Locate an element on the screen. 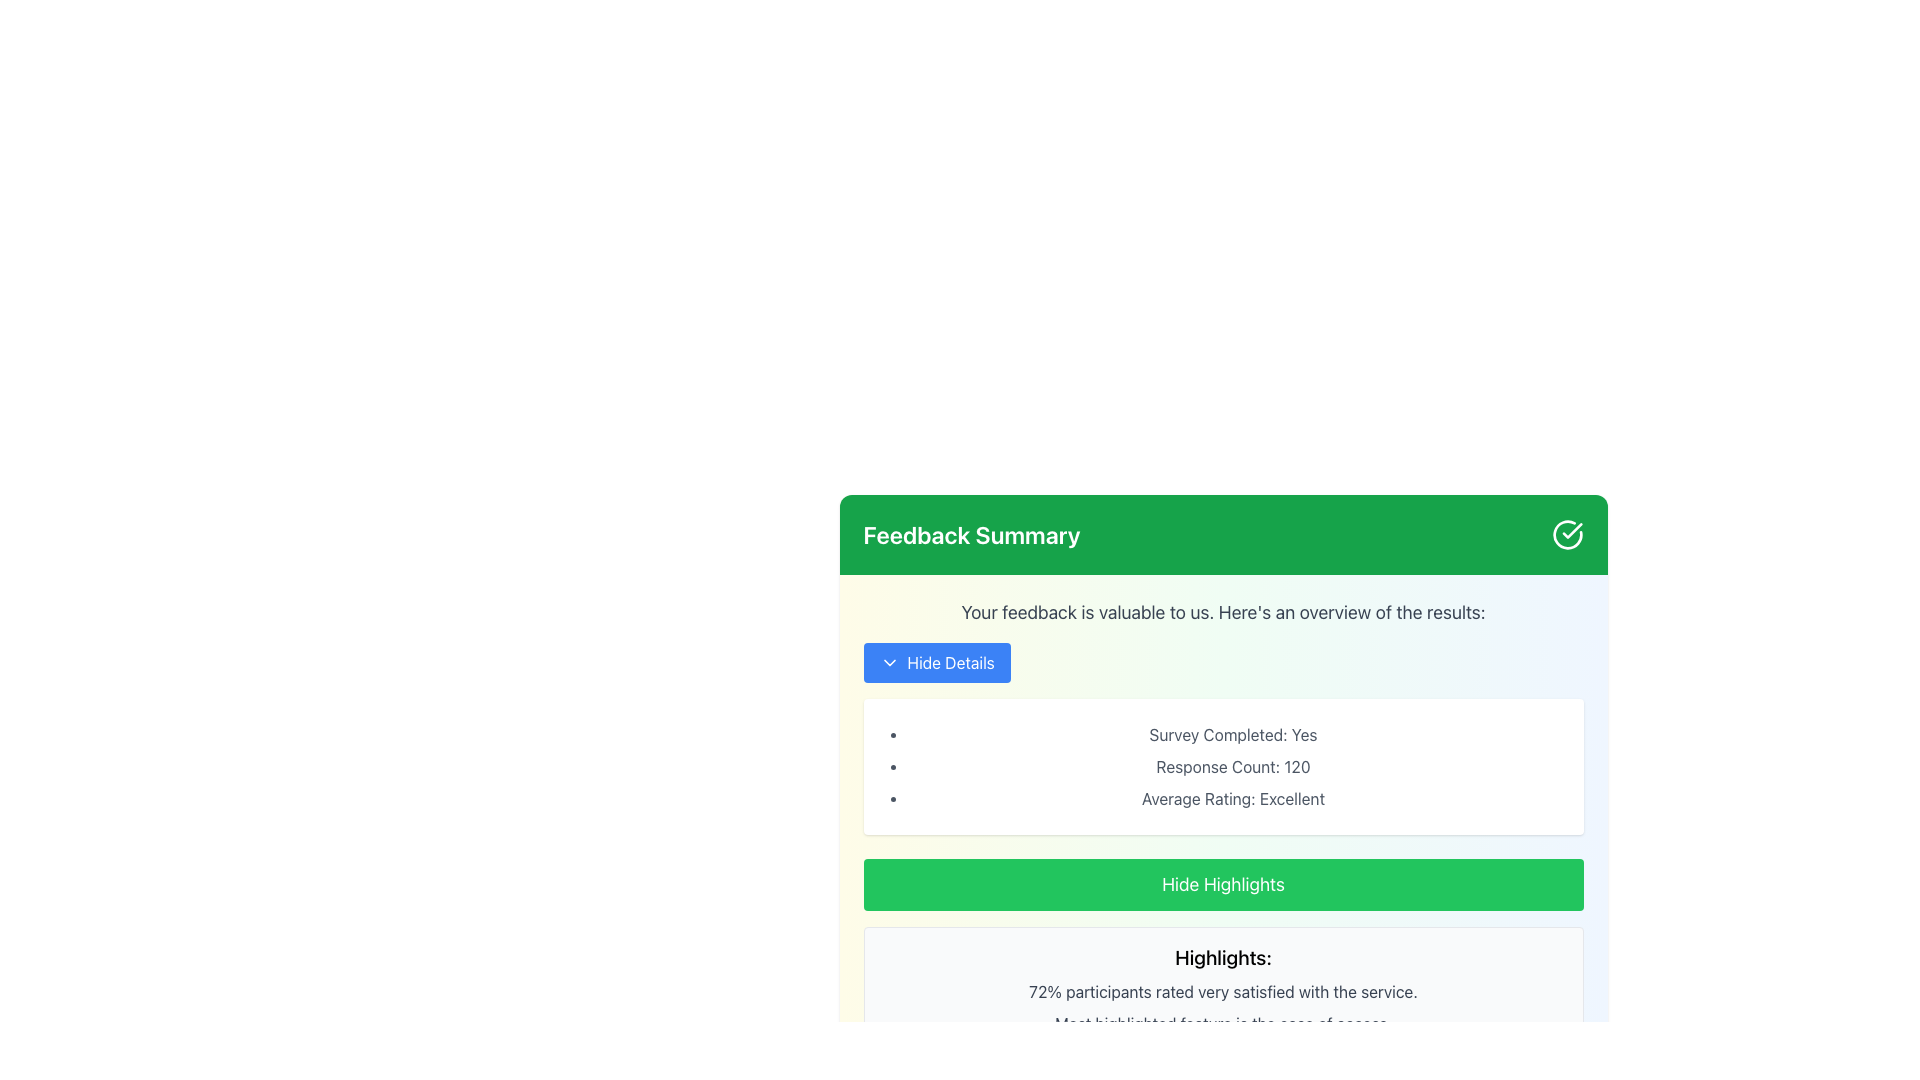  the 'Hide Highlights' button, which is a rectangular button with a green background and white text, located in the 'Feedback Summary' section is located at coordinates (1222, 883).